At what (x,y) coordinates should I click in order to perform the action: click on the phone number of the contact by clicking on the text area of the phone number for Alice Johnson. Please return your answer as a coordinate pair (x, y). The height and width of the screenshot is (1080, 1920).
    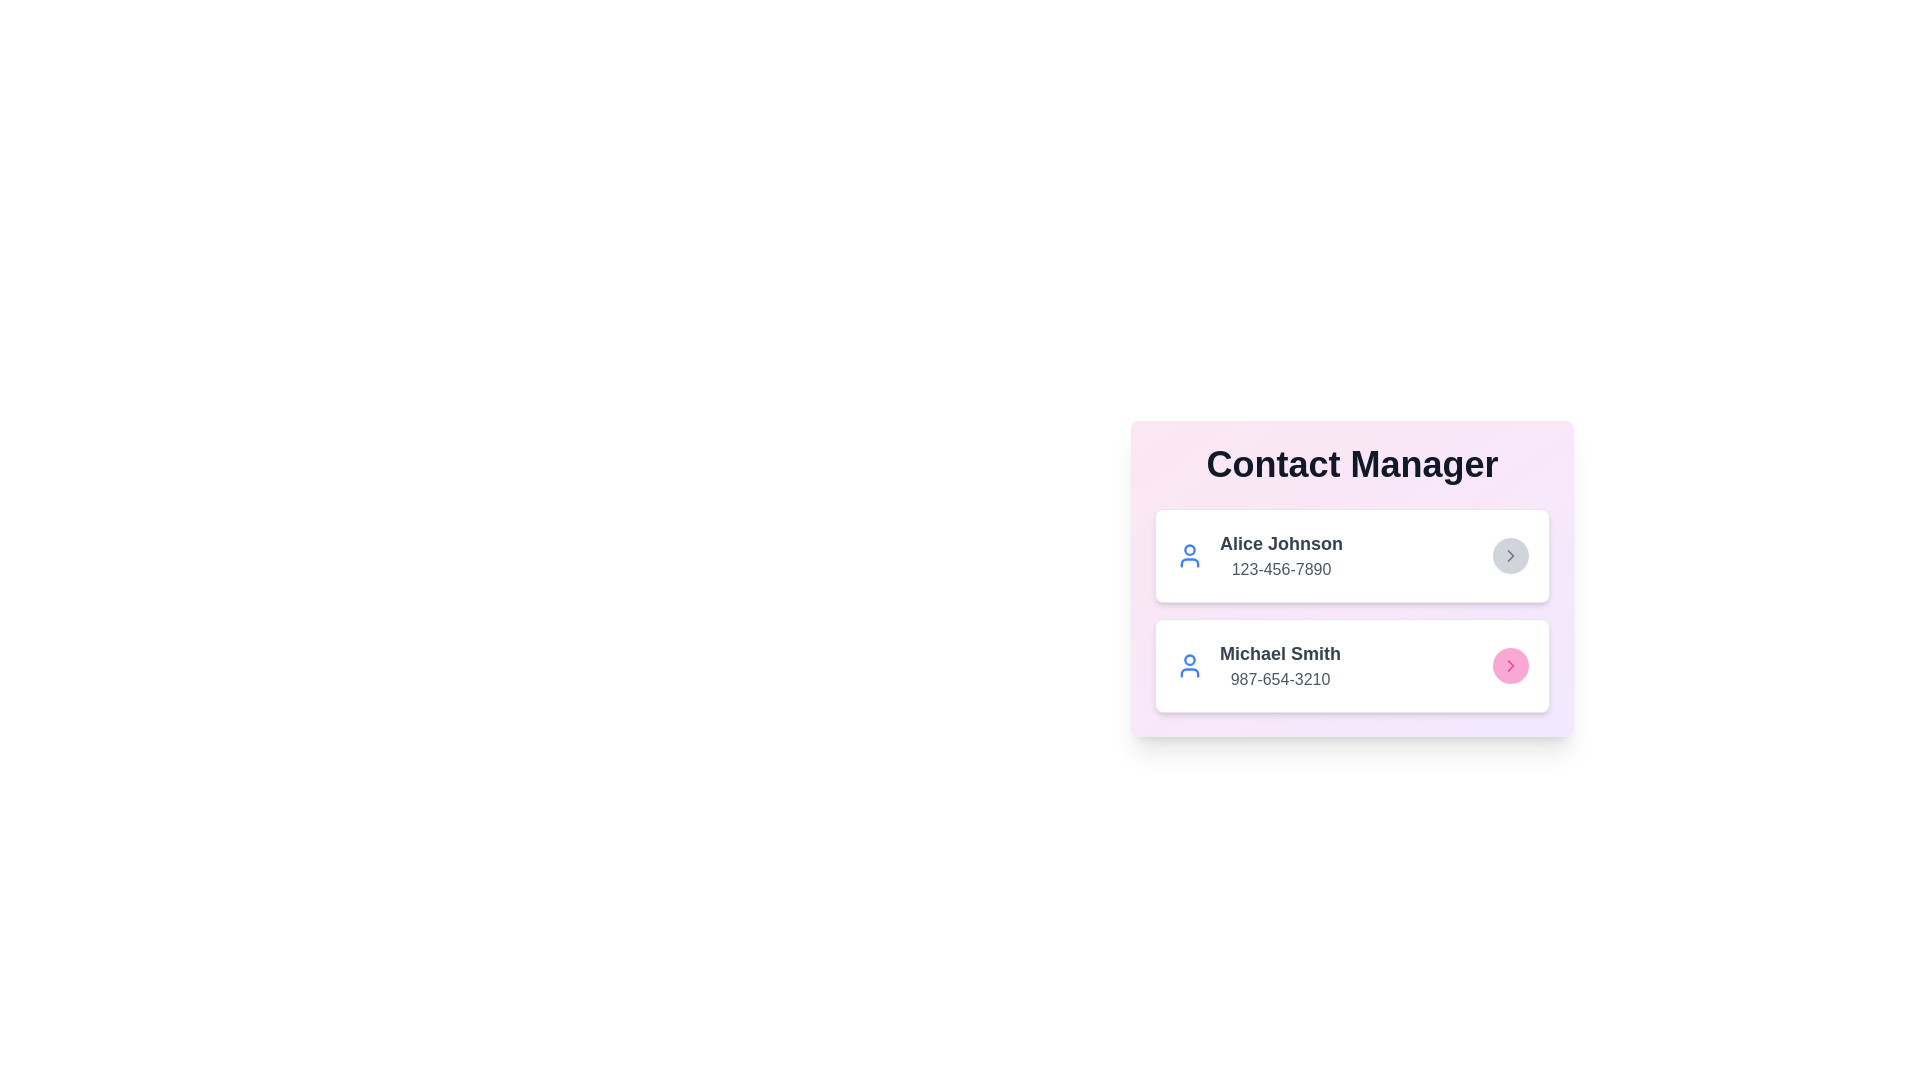
    Looking at the image, I should click on (1281, 570).